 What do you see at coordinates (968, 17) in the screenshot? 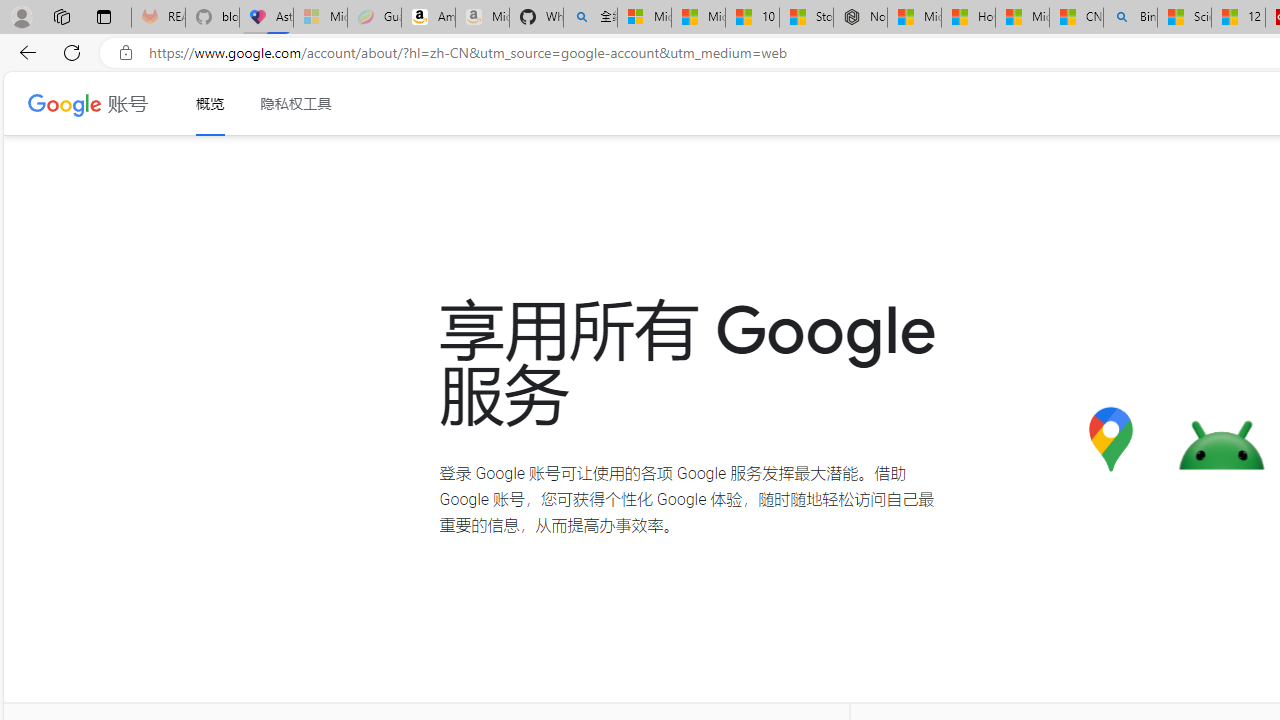
I see `'How I Got Rid of Microsoft Edge'` at bounding box center [968, 17].